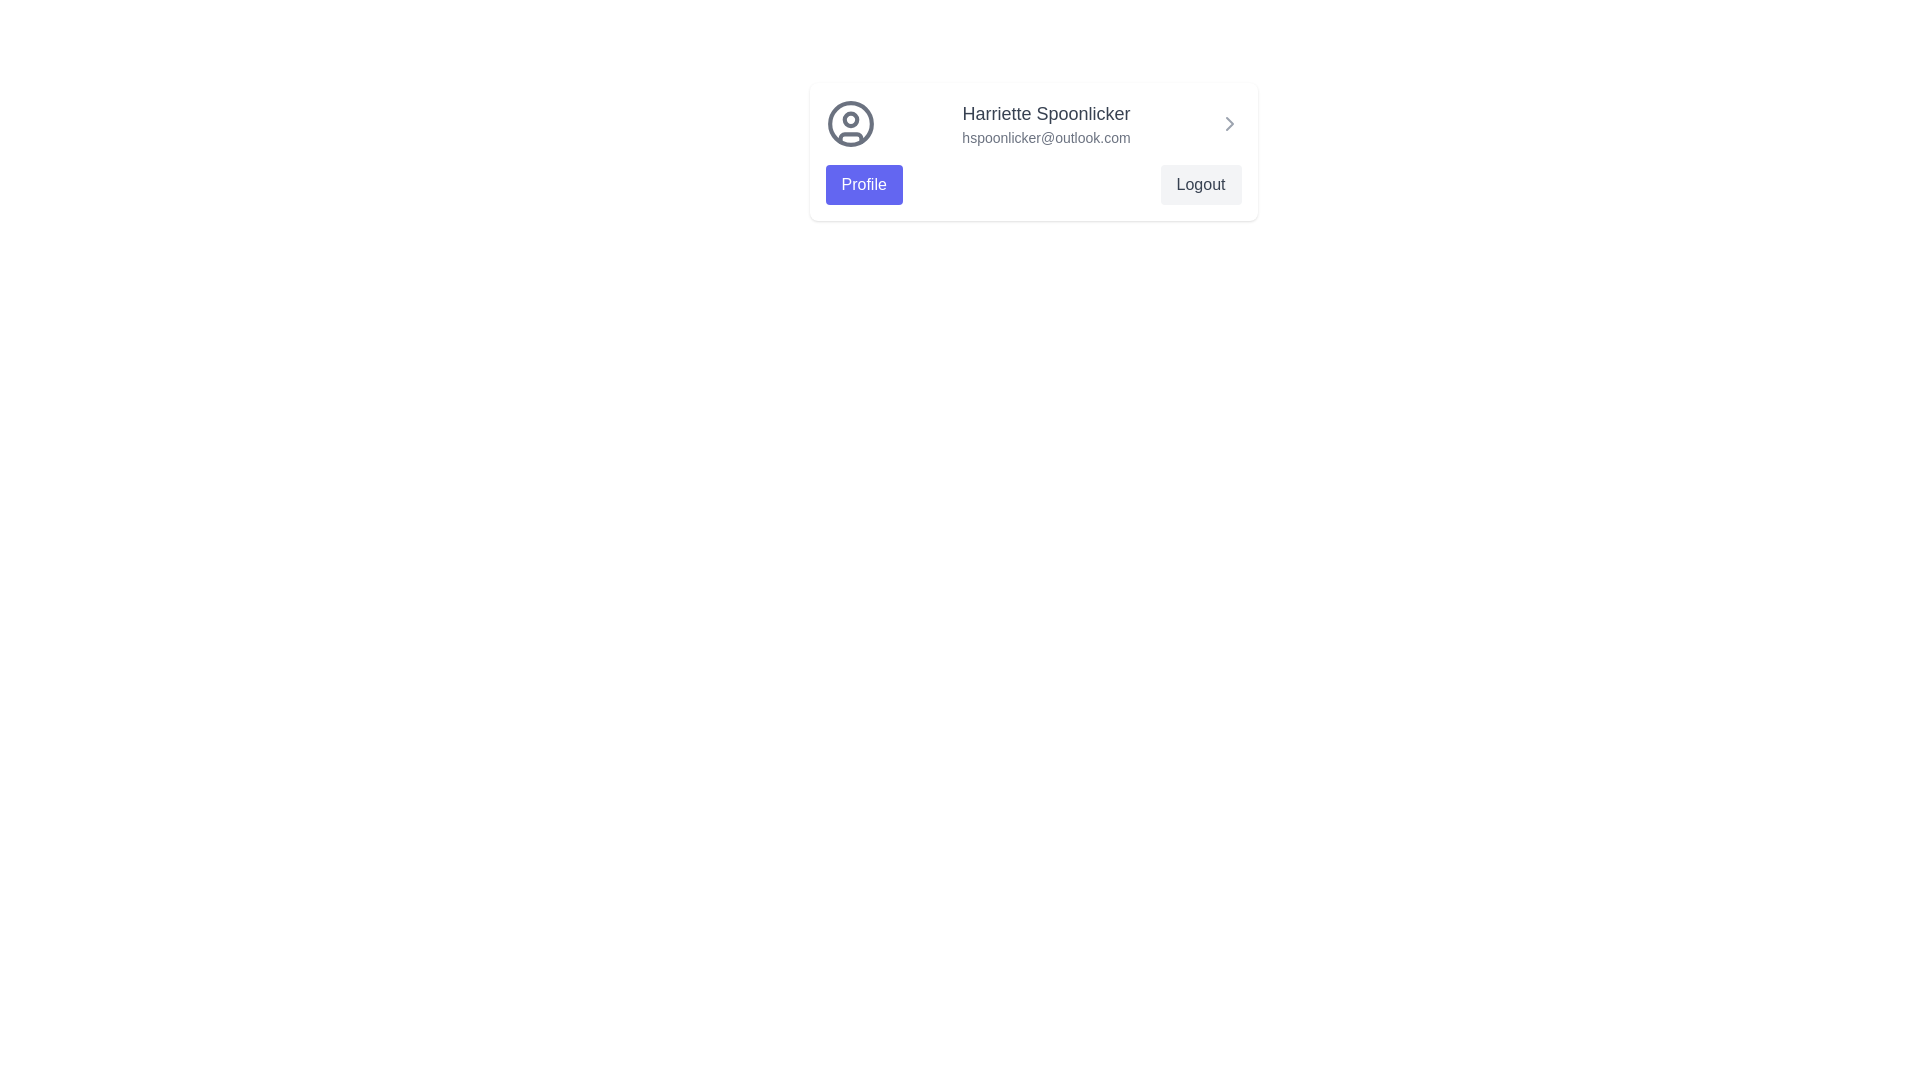  I want to click on the user name text label located at the top center of the user information section, which indicates the user's name, so click(1045, 114).